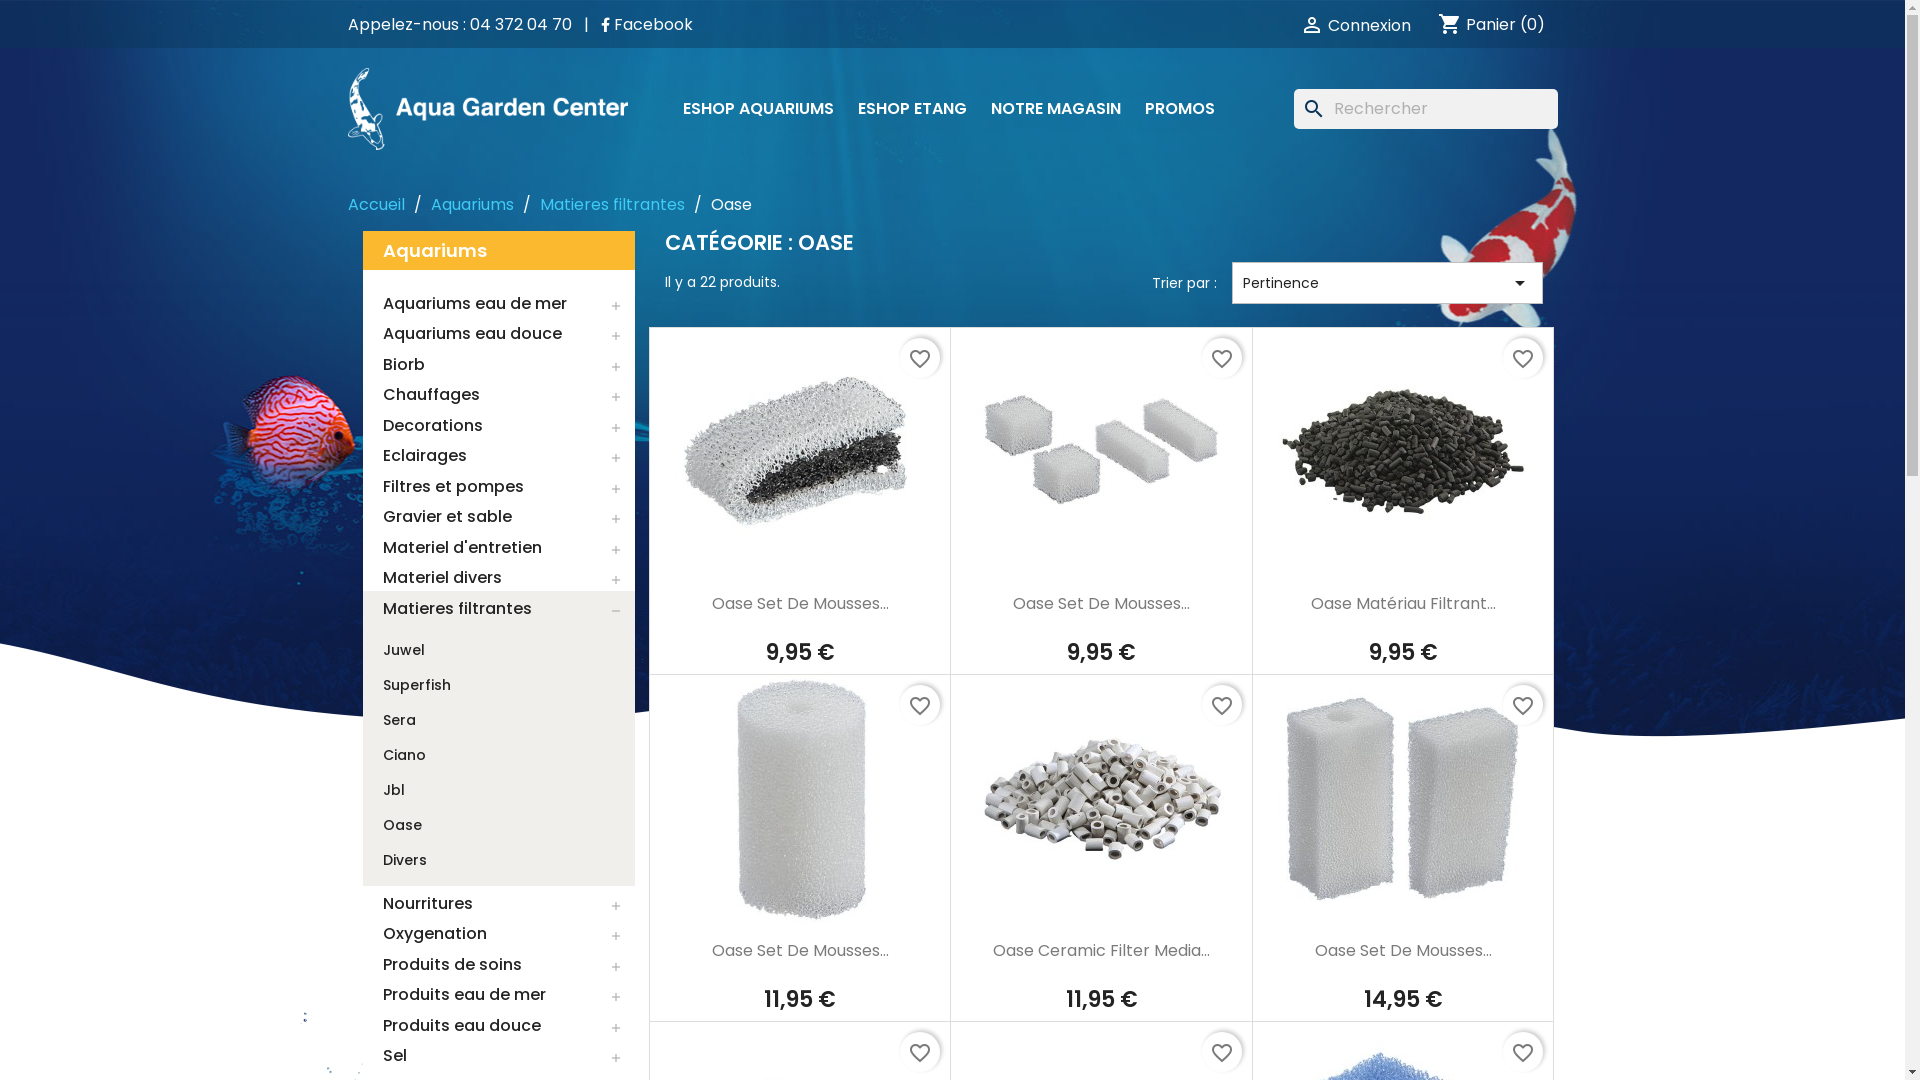 This screenshot has height=1080, width=1920. What do you see at coordinates (756, 108) in the screenshot?
I see `'ESHOP AQUARIUMS'` at bounding box center [756, 108].